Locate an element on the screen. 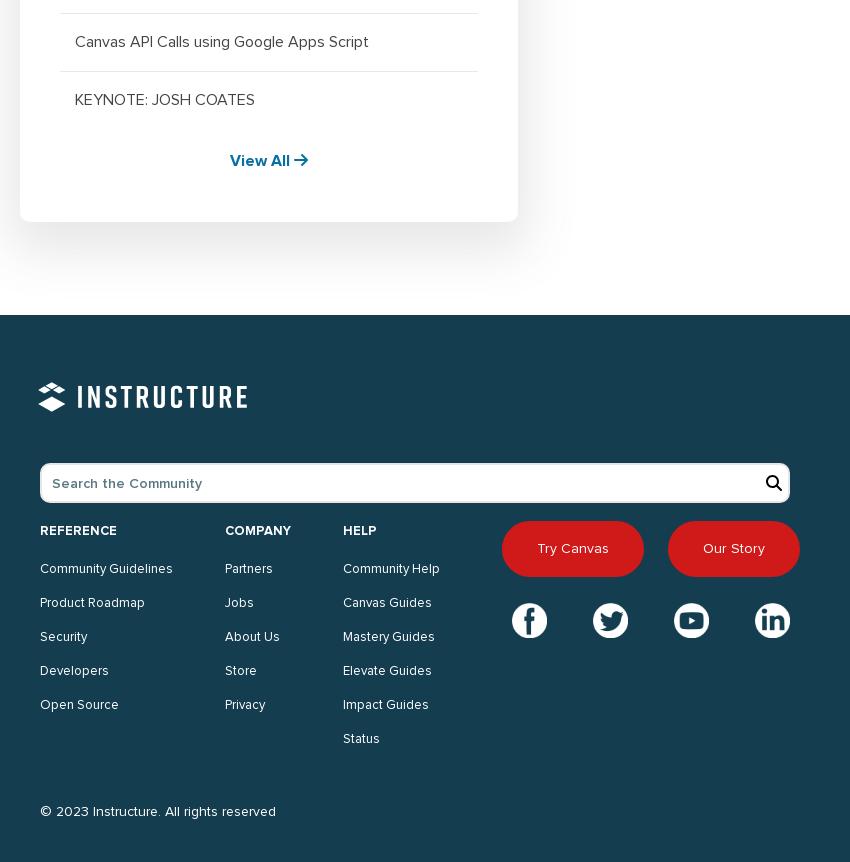  'Open Source' is located at coordinates (79, 704).